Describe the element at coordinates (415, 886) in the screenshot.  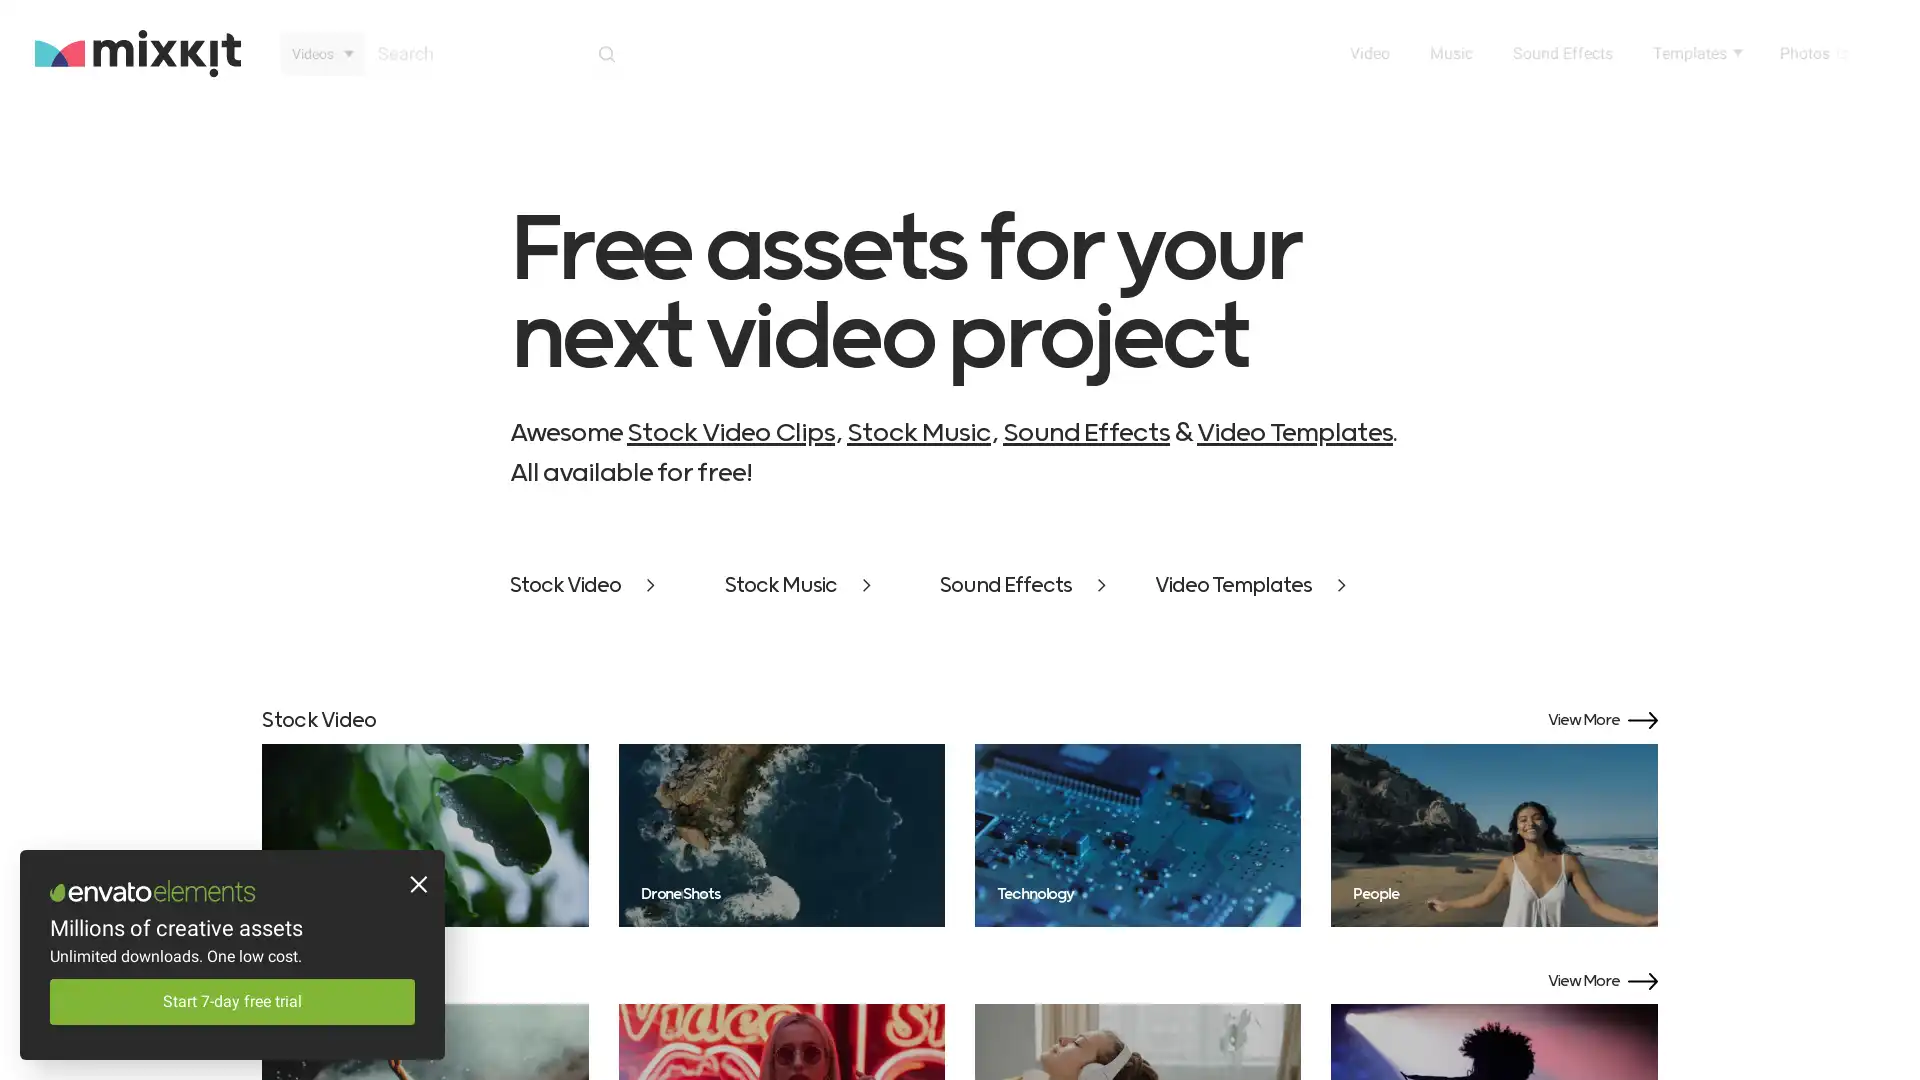
I see `Close` at that location.